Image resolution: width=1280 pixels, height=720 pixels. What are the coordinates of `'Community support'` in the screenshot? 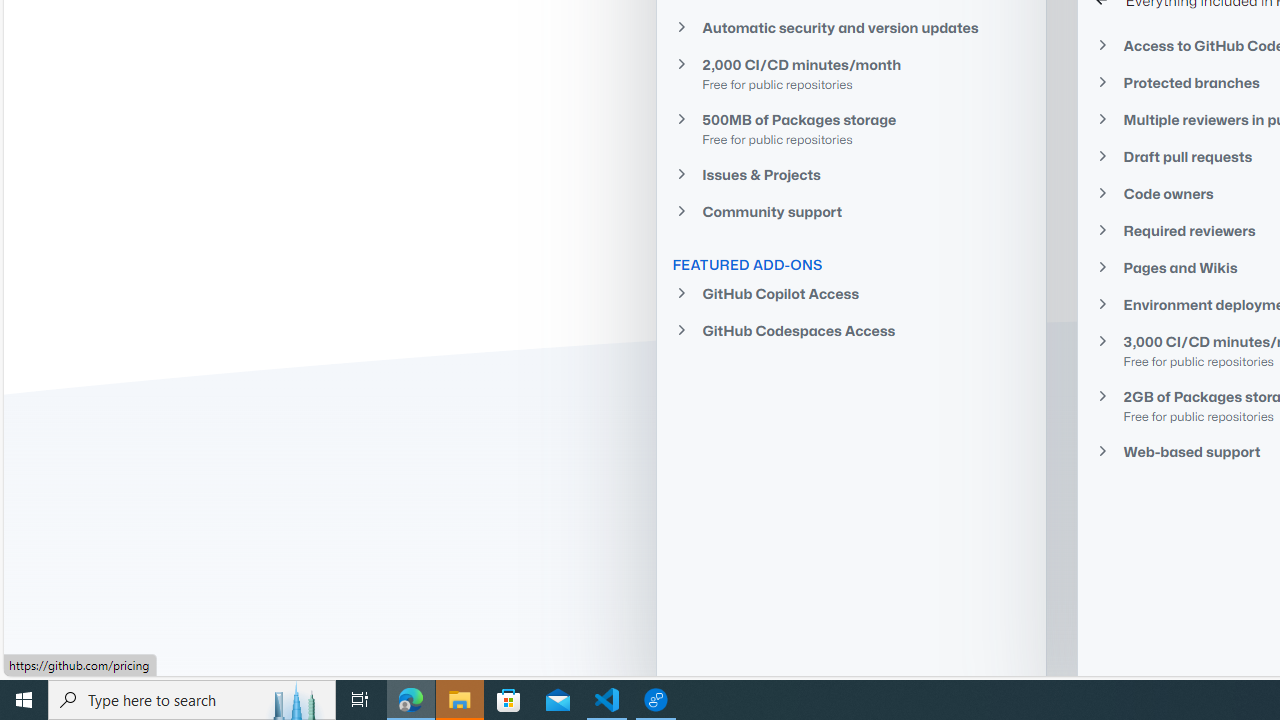 It's located at (851, 211).